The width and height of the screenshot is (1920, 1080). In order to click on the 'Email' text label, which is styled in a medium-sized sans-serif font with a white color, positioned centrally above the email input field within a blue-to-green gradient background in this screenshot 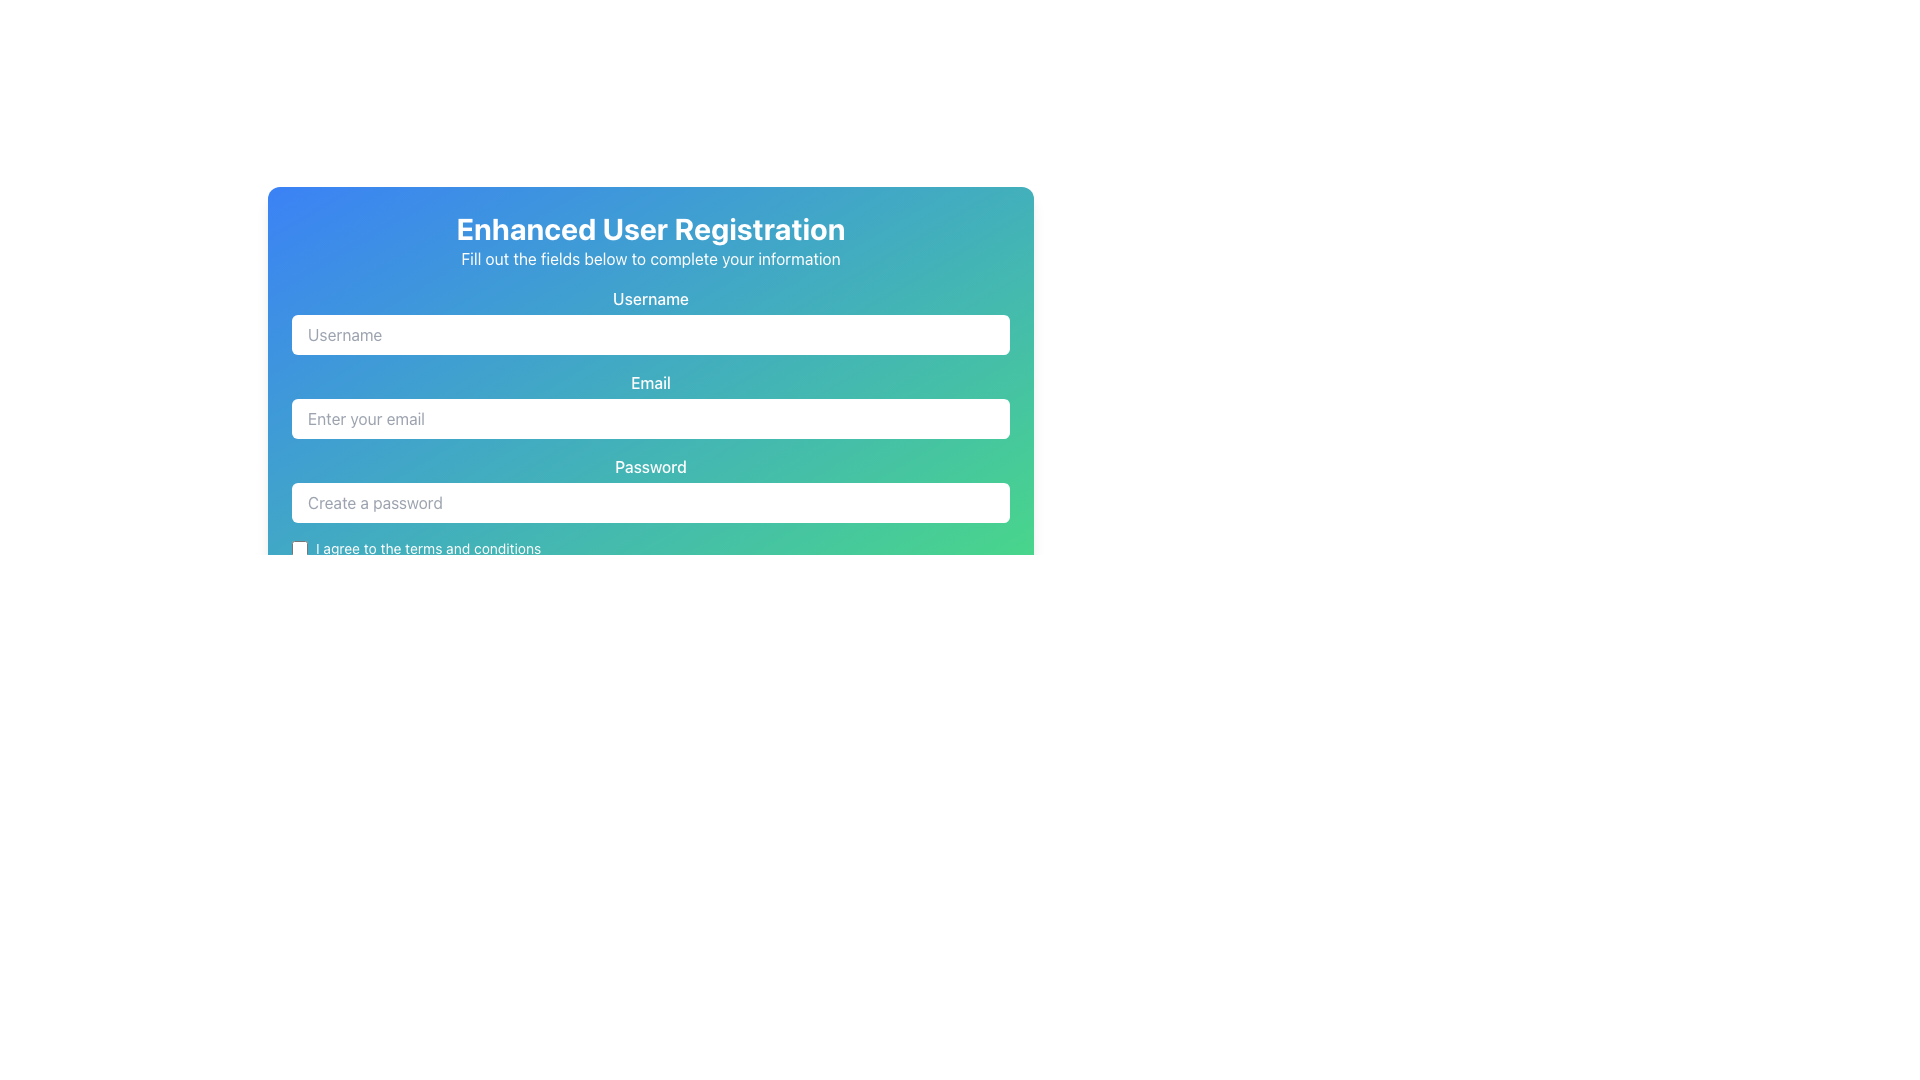, I will do `click(651, 382)`.